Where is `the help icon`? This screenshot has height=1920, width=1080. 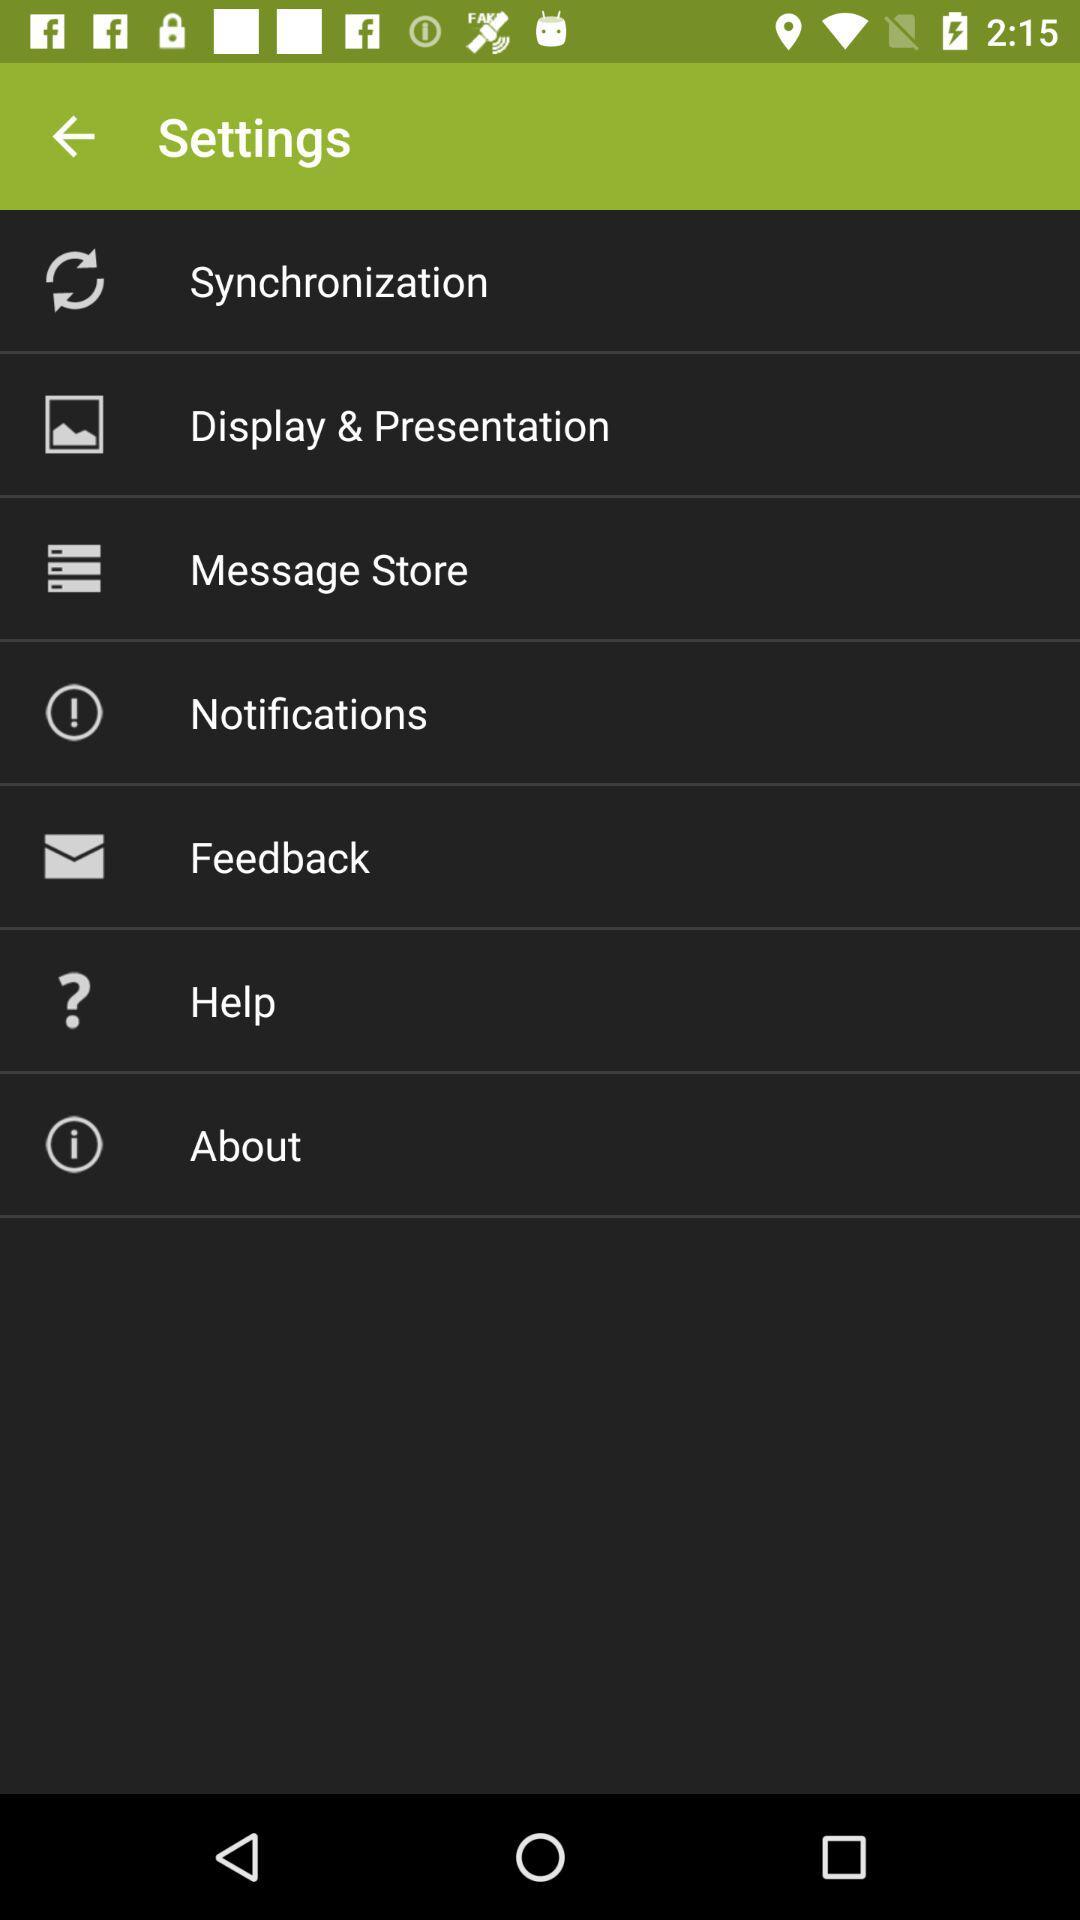 the help icon is located at coordinates (231, 1000).